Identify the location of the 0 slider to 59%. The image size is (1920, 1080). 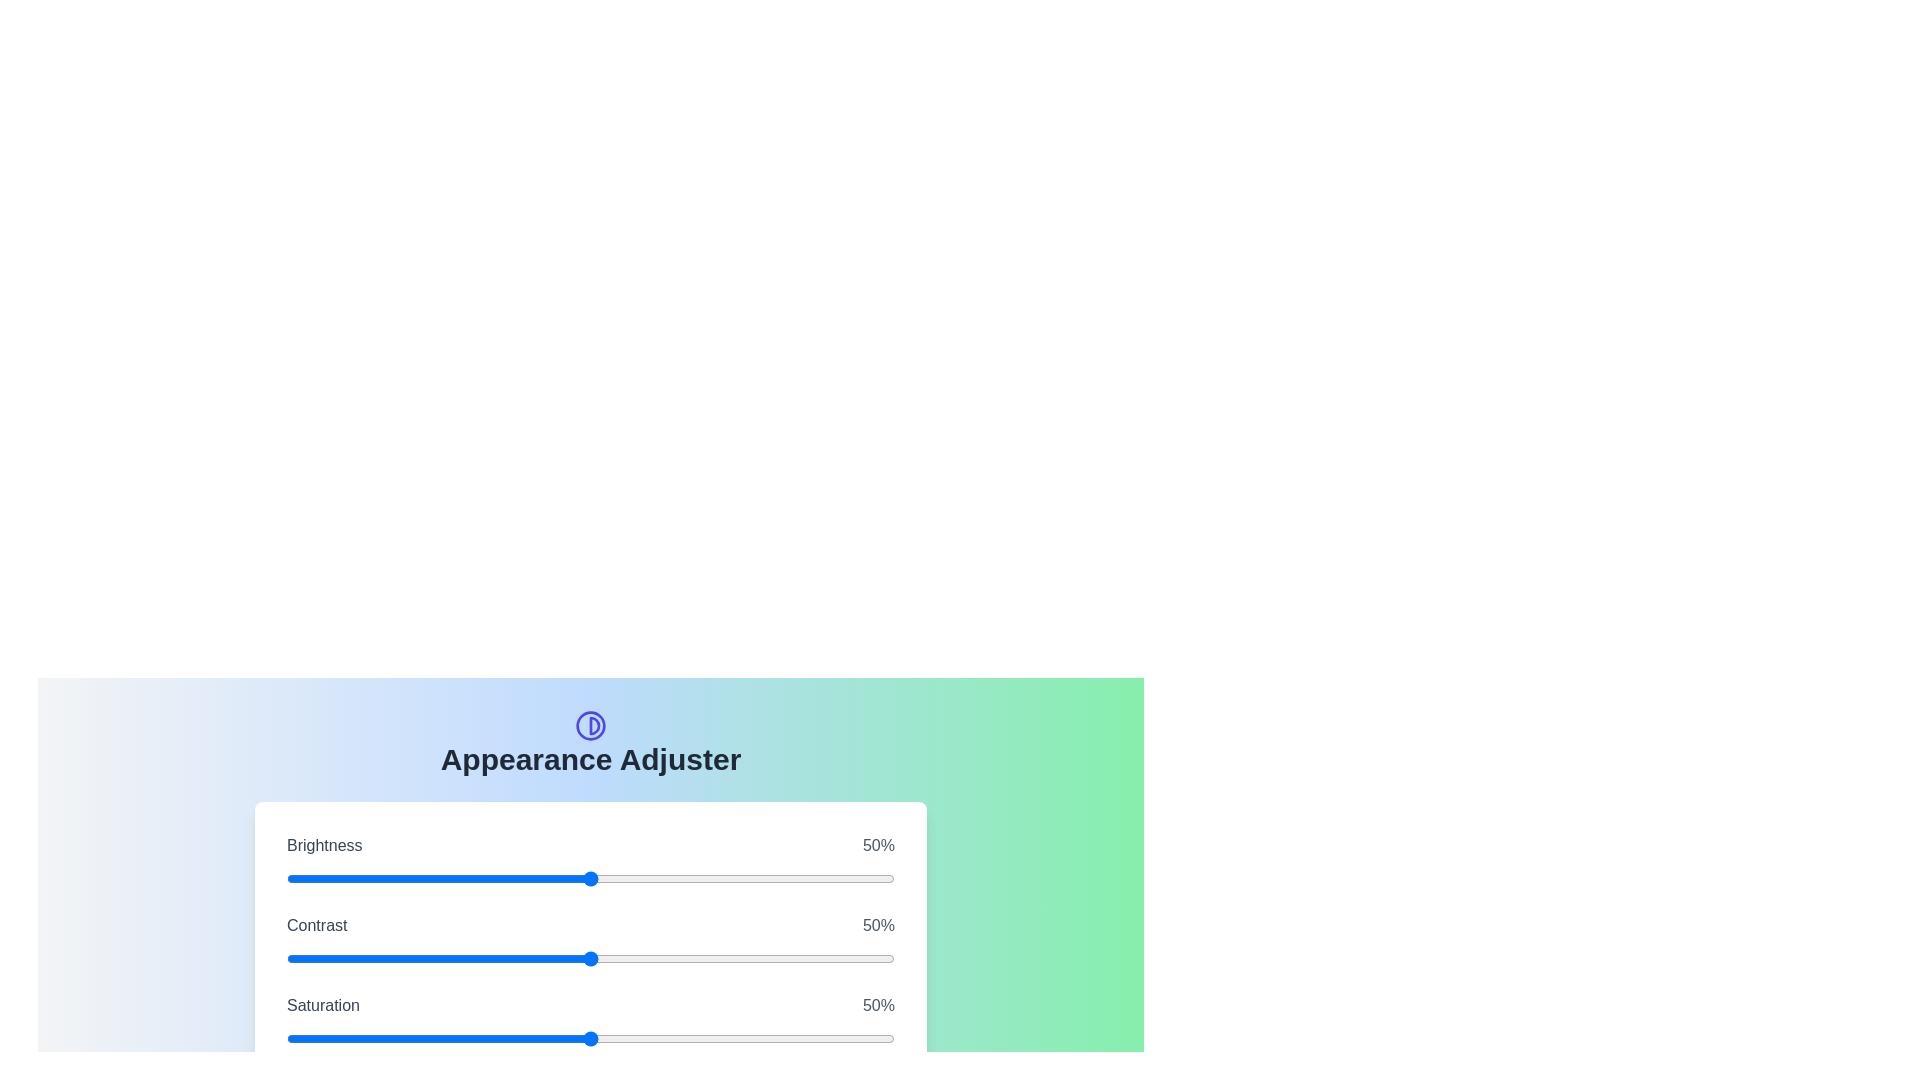
(769, 878).